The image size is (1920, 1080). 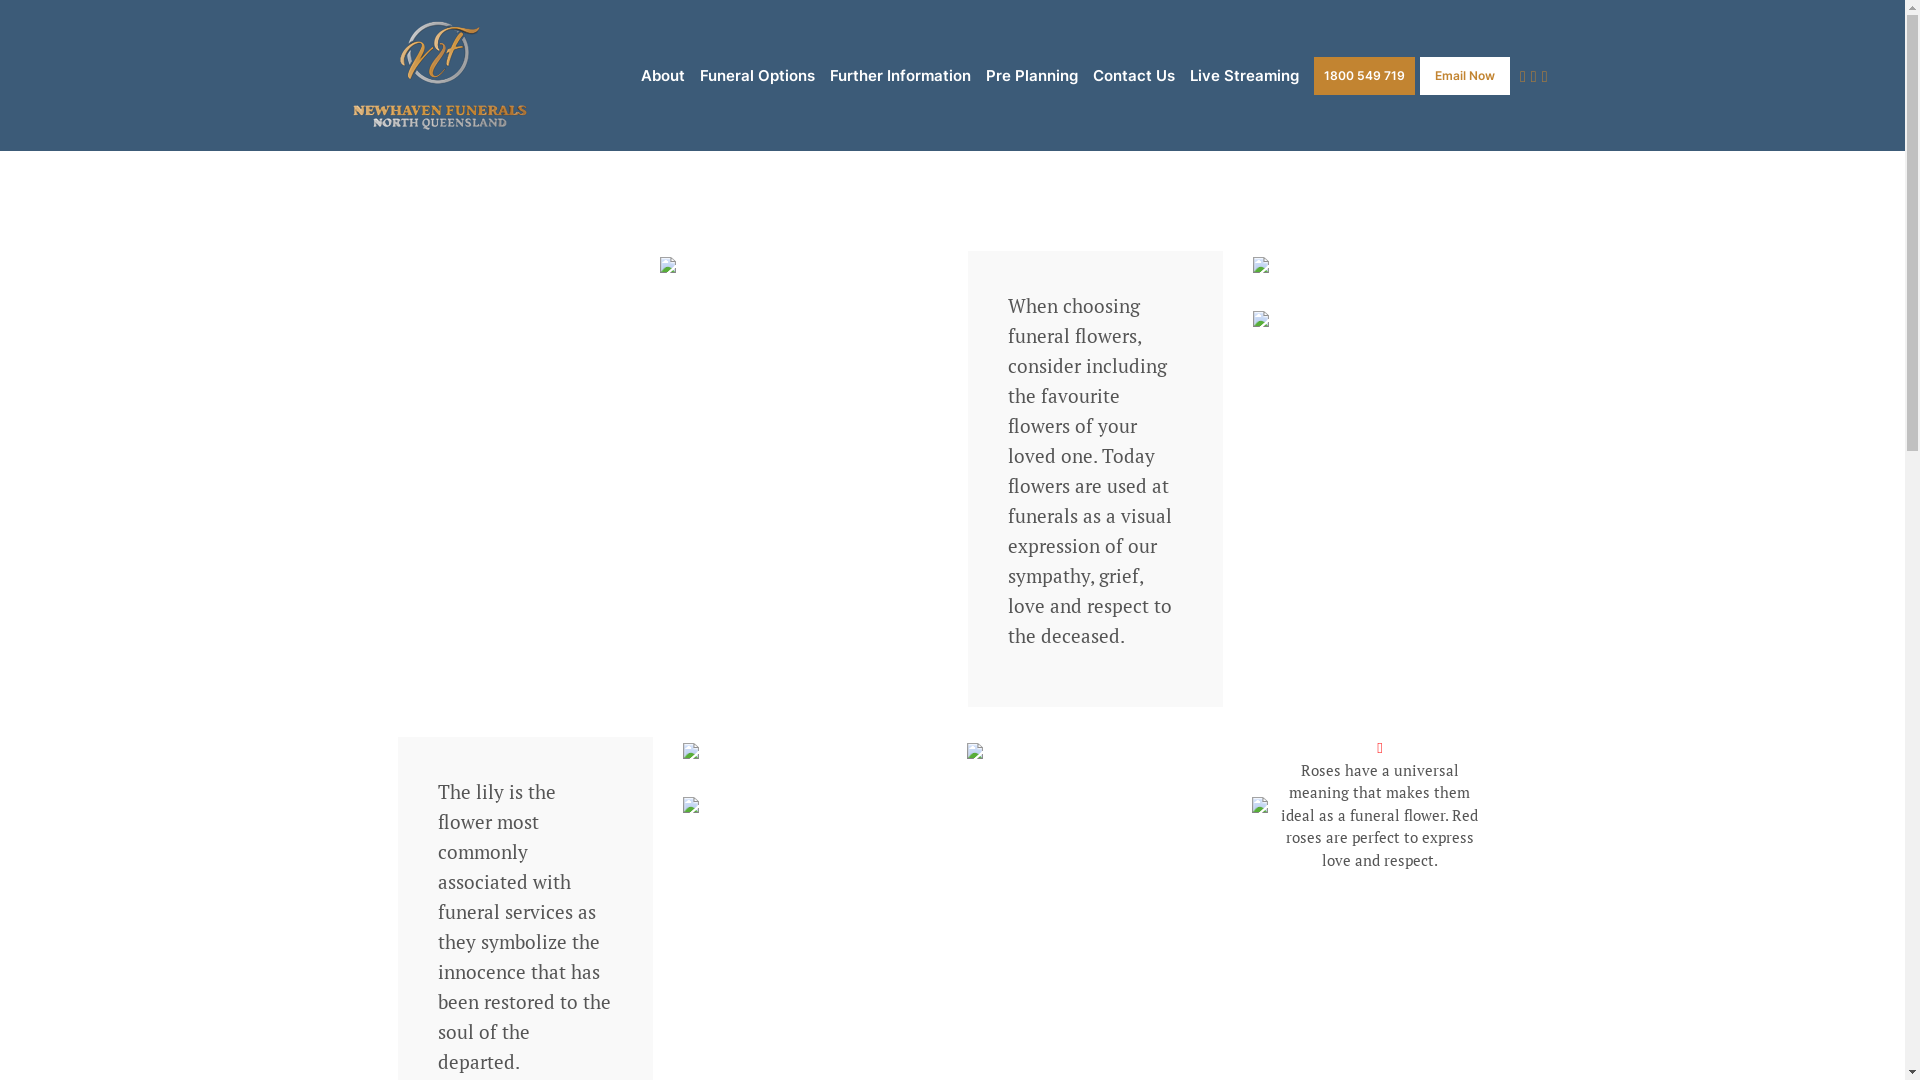 I want to click on '1800 549 719', so click(x=1363, y=73).